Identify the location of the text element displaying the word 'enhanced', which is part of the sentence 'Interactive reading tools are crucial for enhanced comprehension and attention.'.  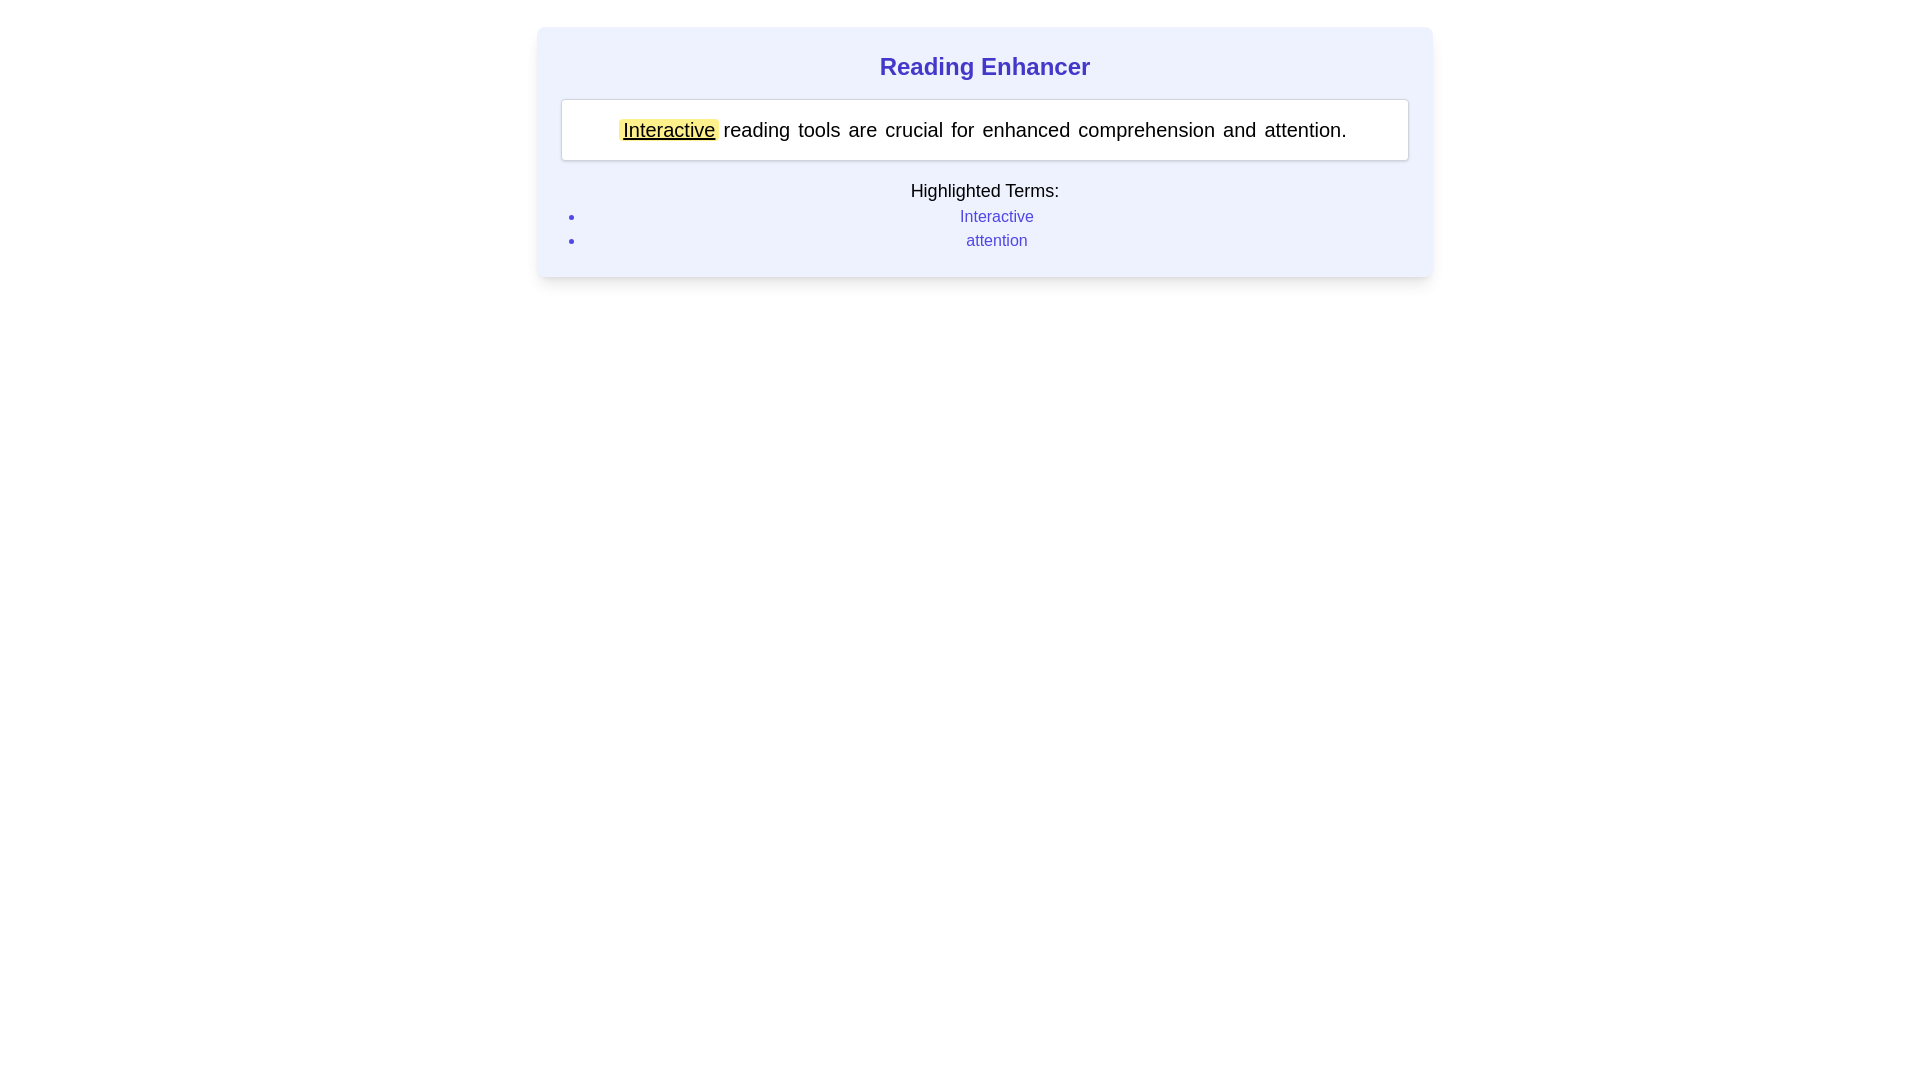
(1026, 130).